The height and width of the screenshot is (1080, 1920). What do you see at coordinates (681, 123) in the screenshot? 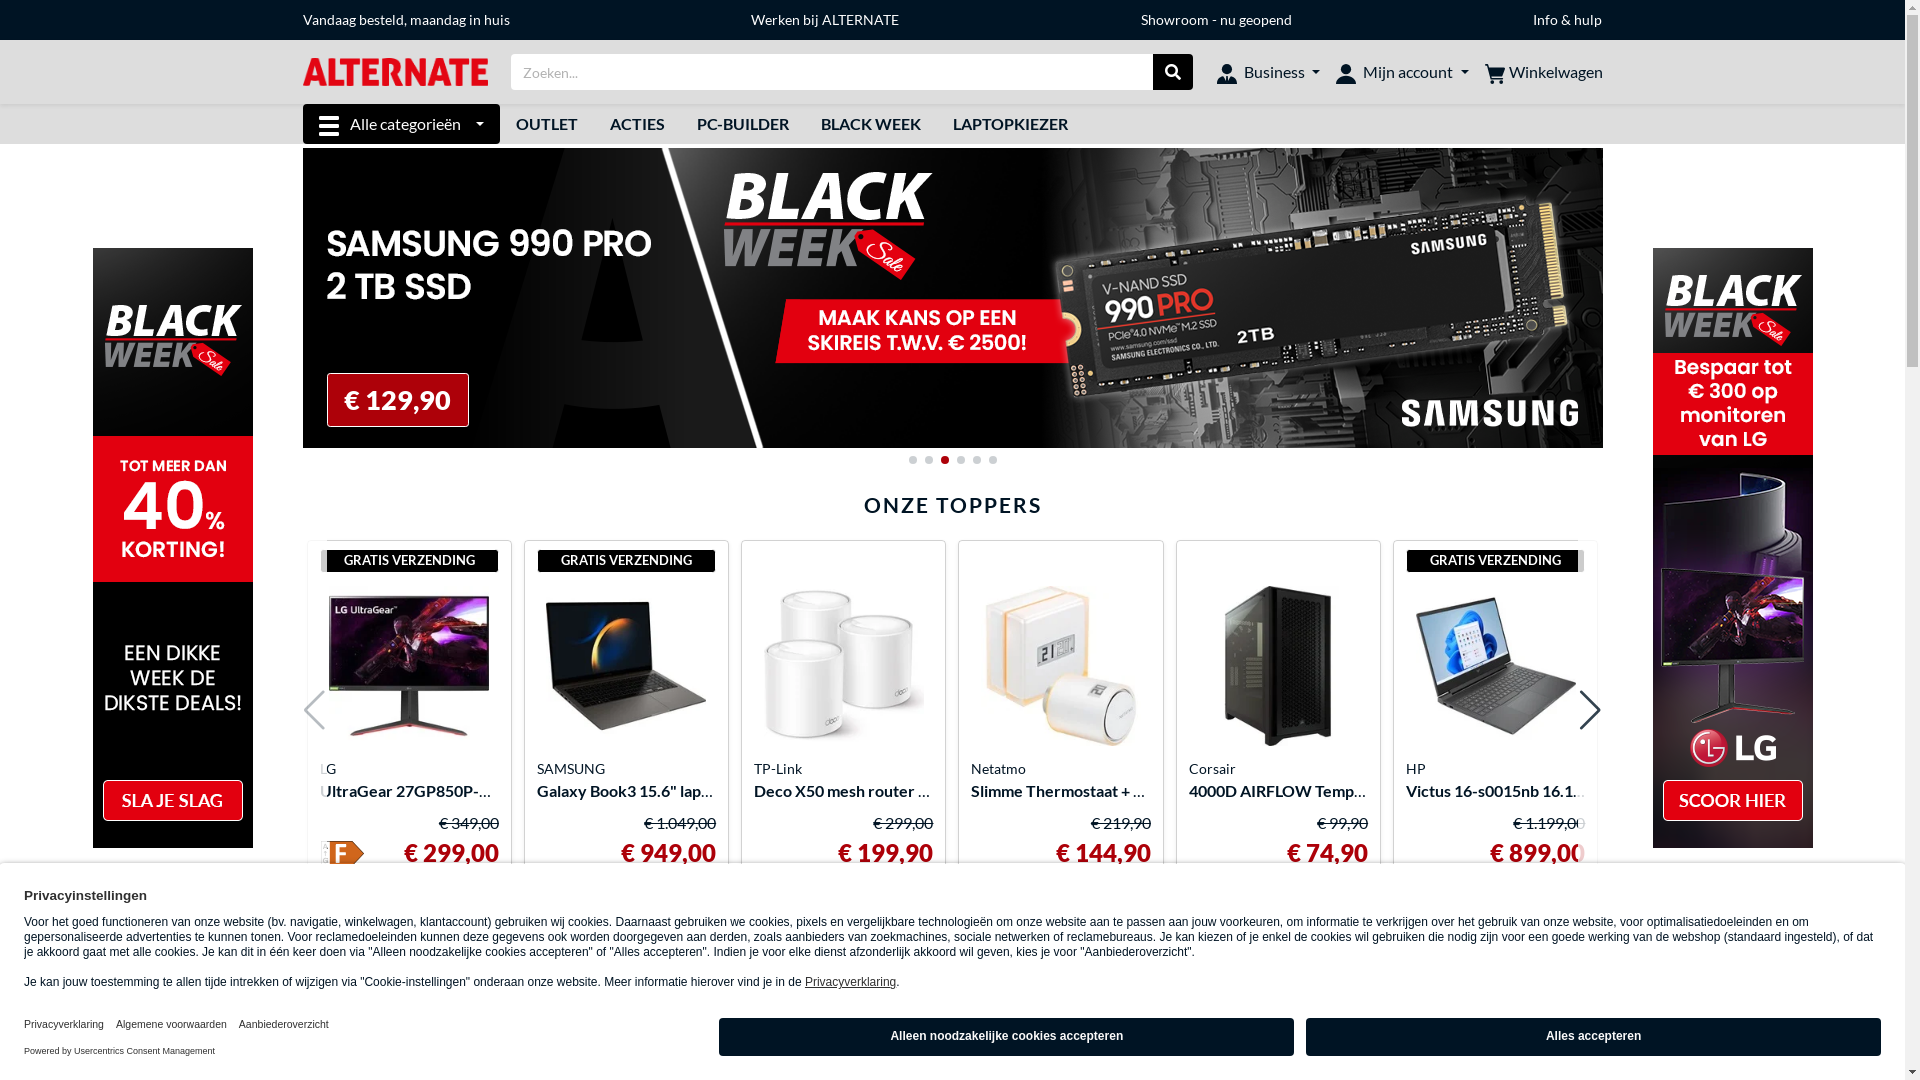
I see `'PC-BUILDER'` at bounding box center [681, 123].